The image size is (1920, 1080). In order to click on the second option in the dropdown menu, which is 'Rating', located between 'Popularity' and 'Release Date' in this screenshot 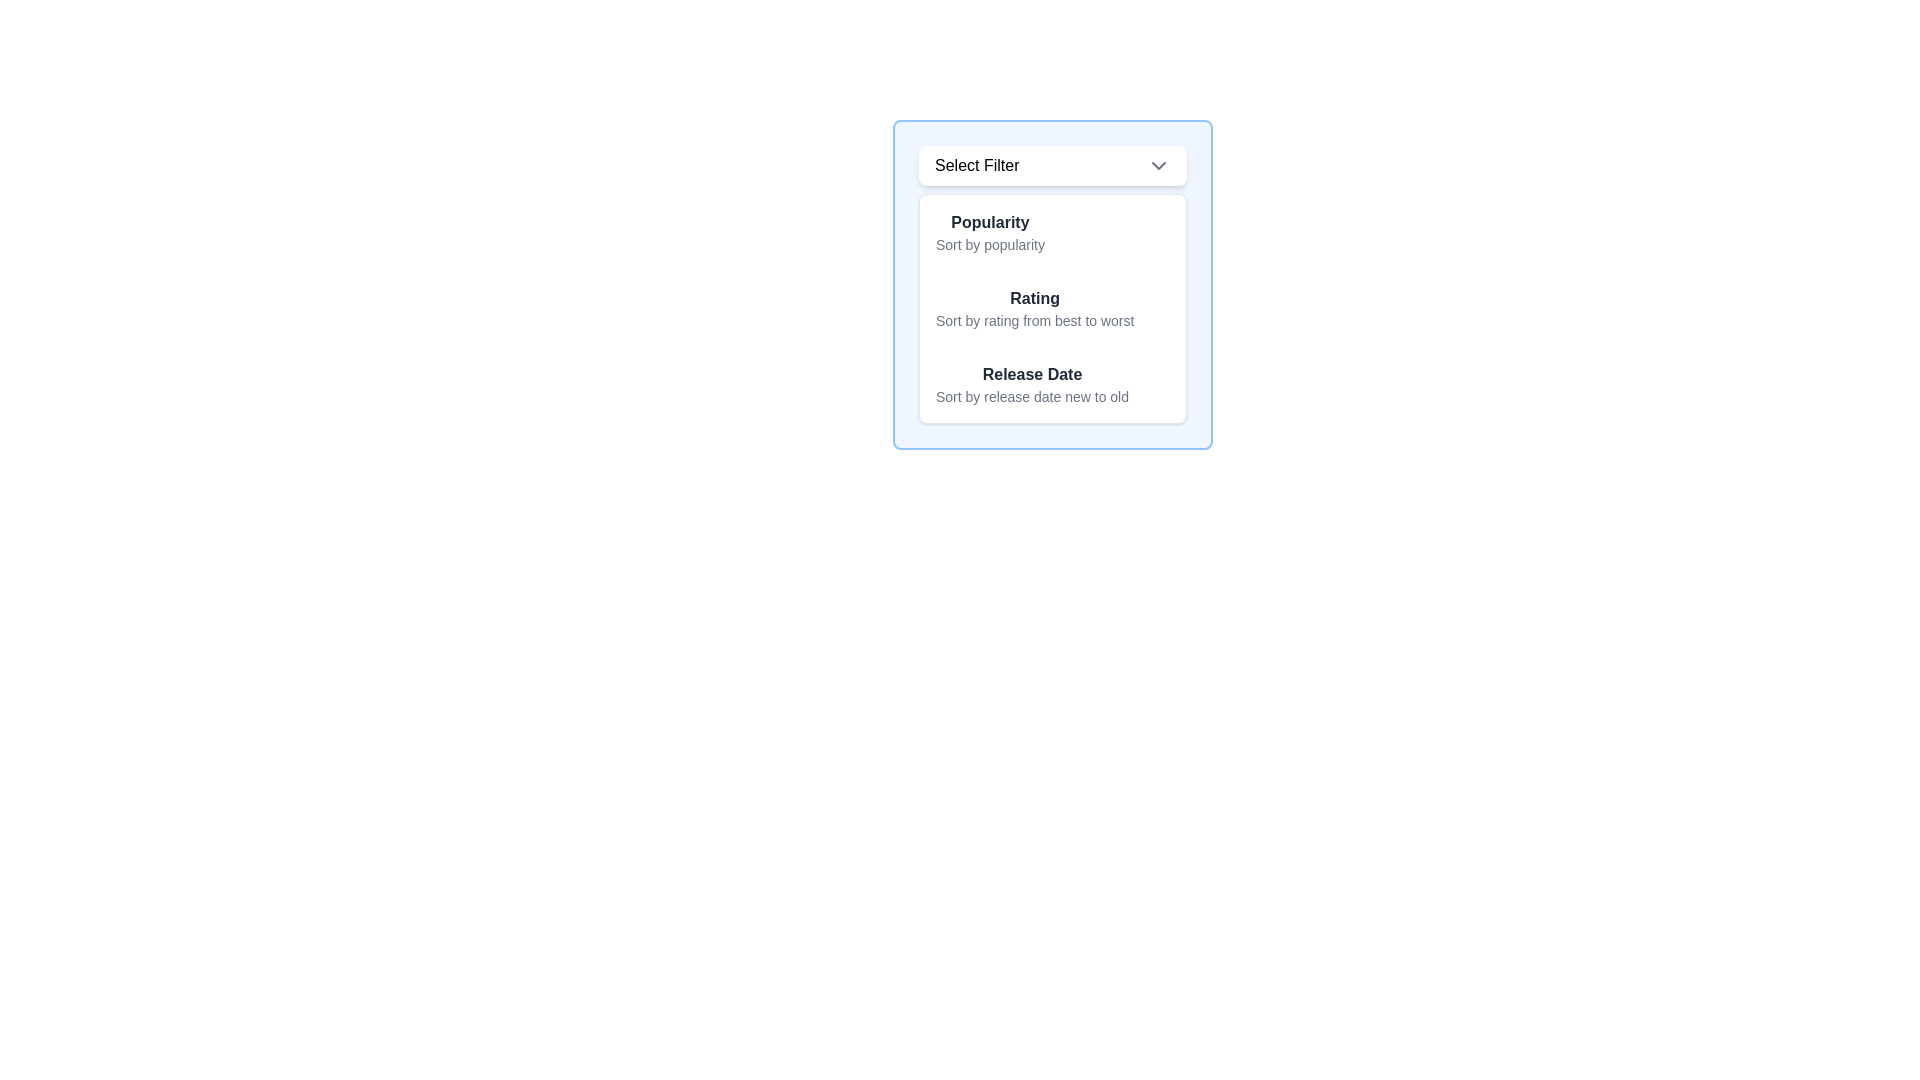, I will do `click(1051, 285)`.